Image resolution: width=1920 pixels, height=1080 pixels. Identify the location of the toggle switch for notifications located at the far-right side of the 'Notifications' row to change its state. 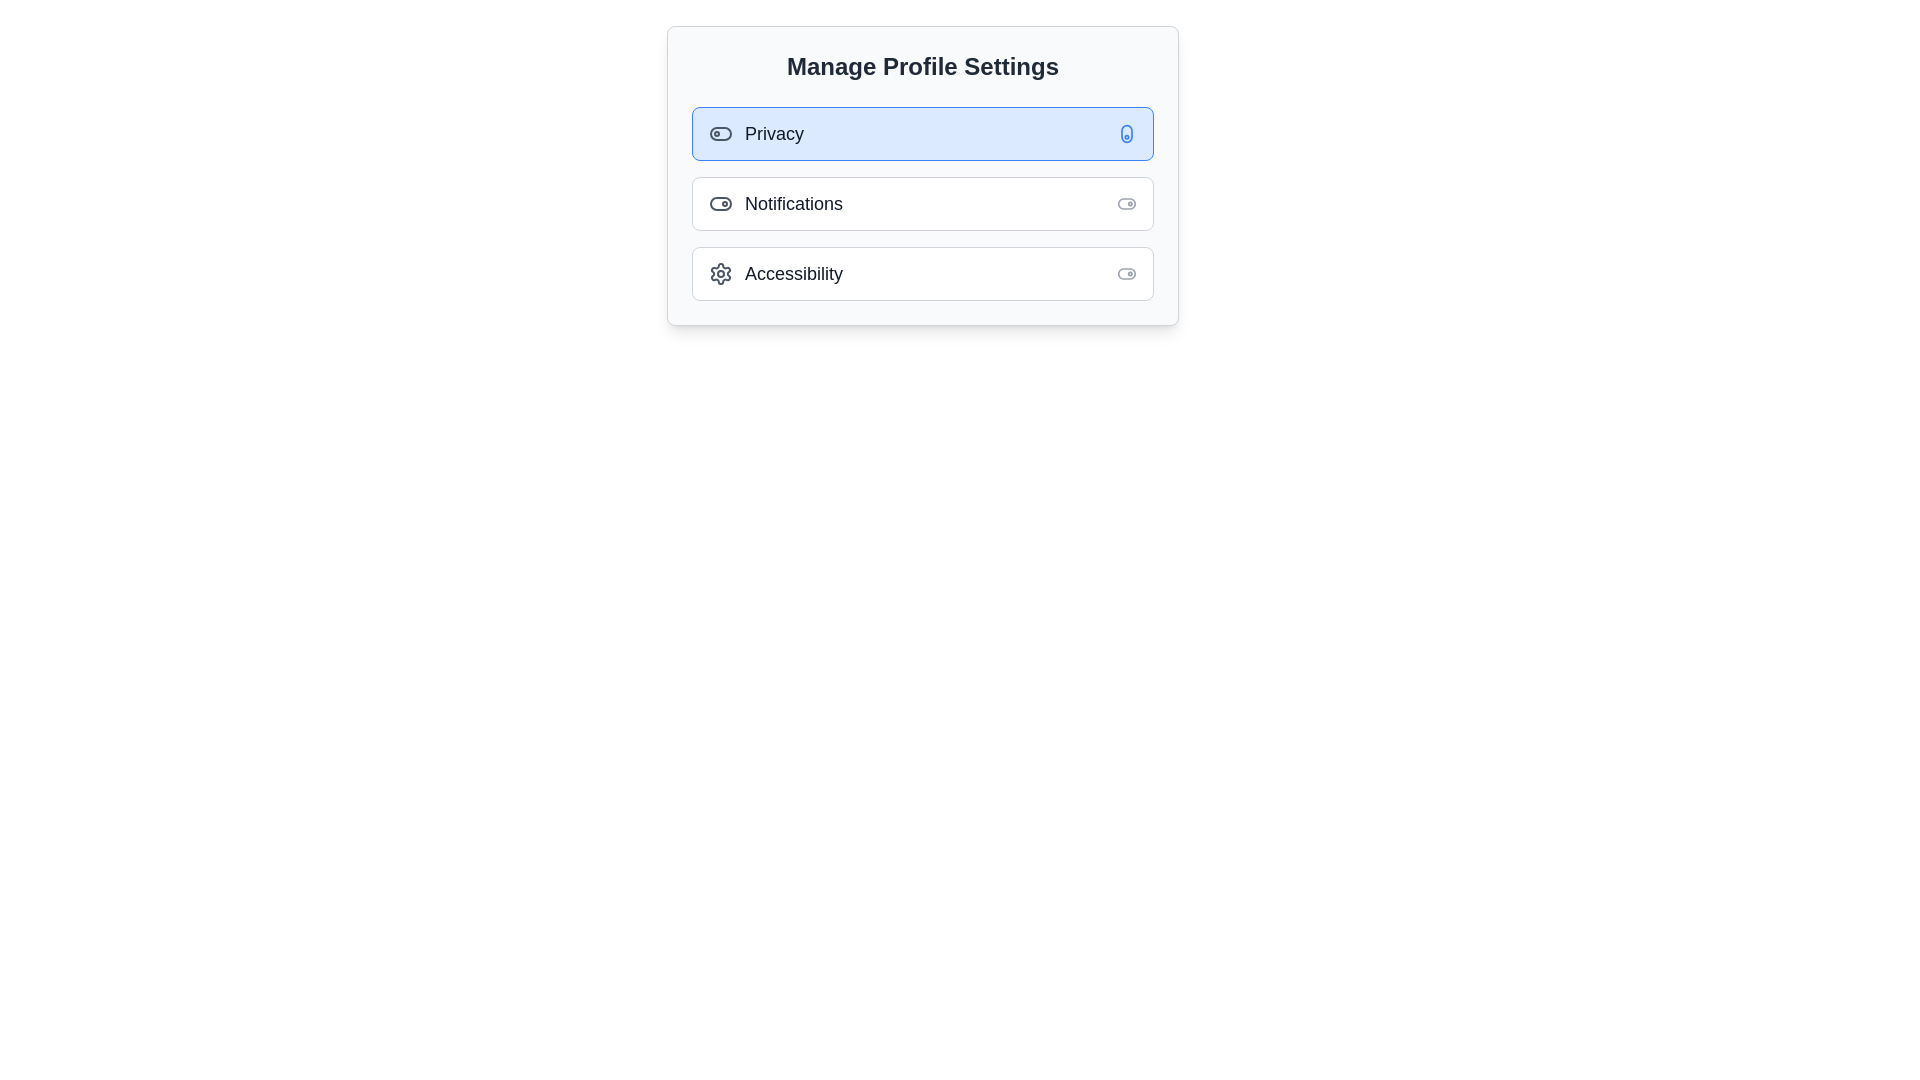
(720, 204).